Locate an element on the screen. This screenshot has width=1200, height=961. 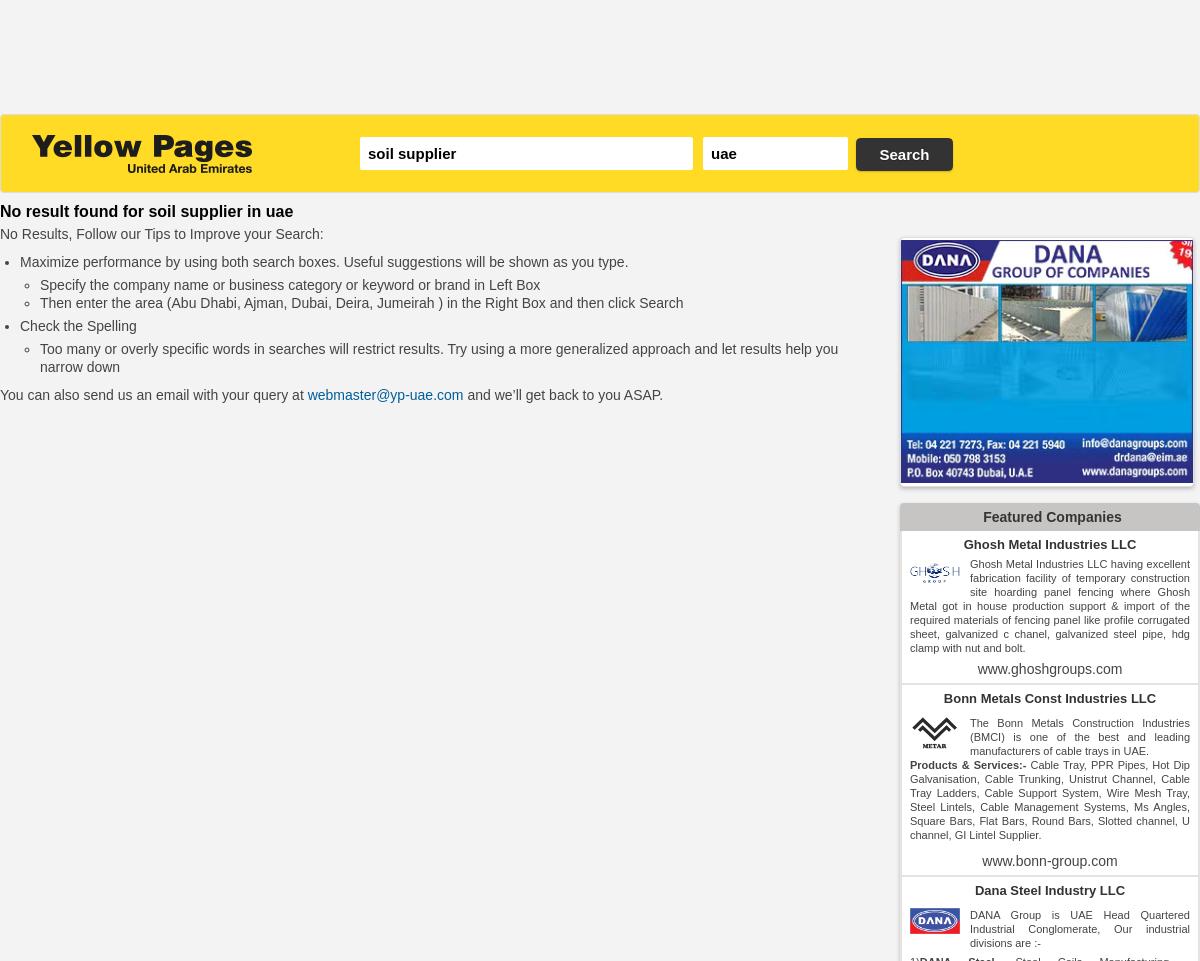
'Specify the company name or business category or keyword or brand in Left Box' is located at coordinates (289, 285).